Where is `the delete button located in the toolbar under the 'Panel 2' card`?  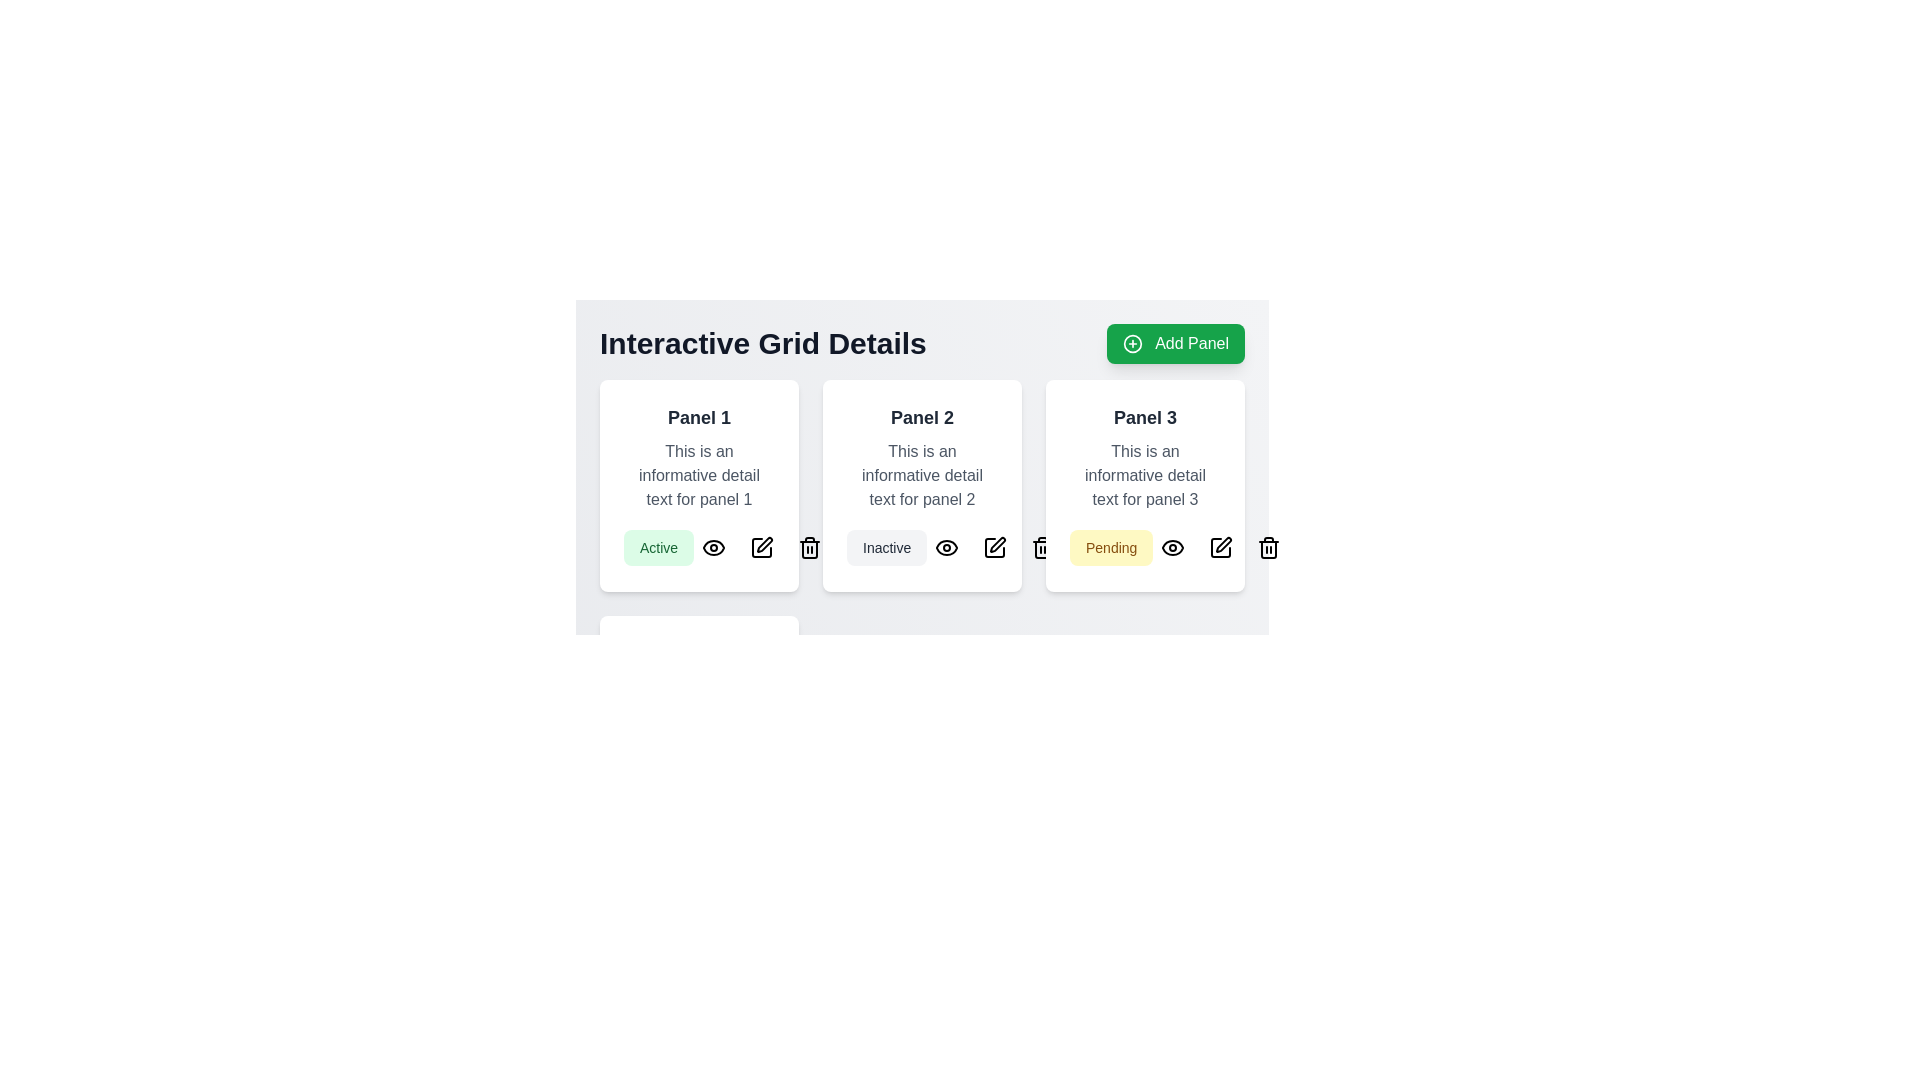
the delete button located in the toolbar under the 'Panel 2' card is located at coordinates (810, 547).